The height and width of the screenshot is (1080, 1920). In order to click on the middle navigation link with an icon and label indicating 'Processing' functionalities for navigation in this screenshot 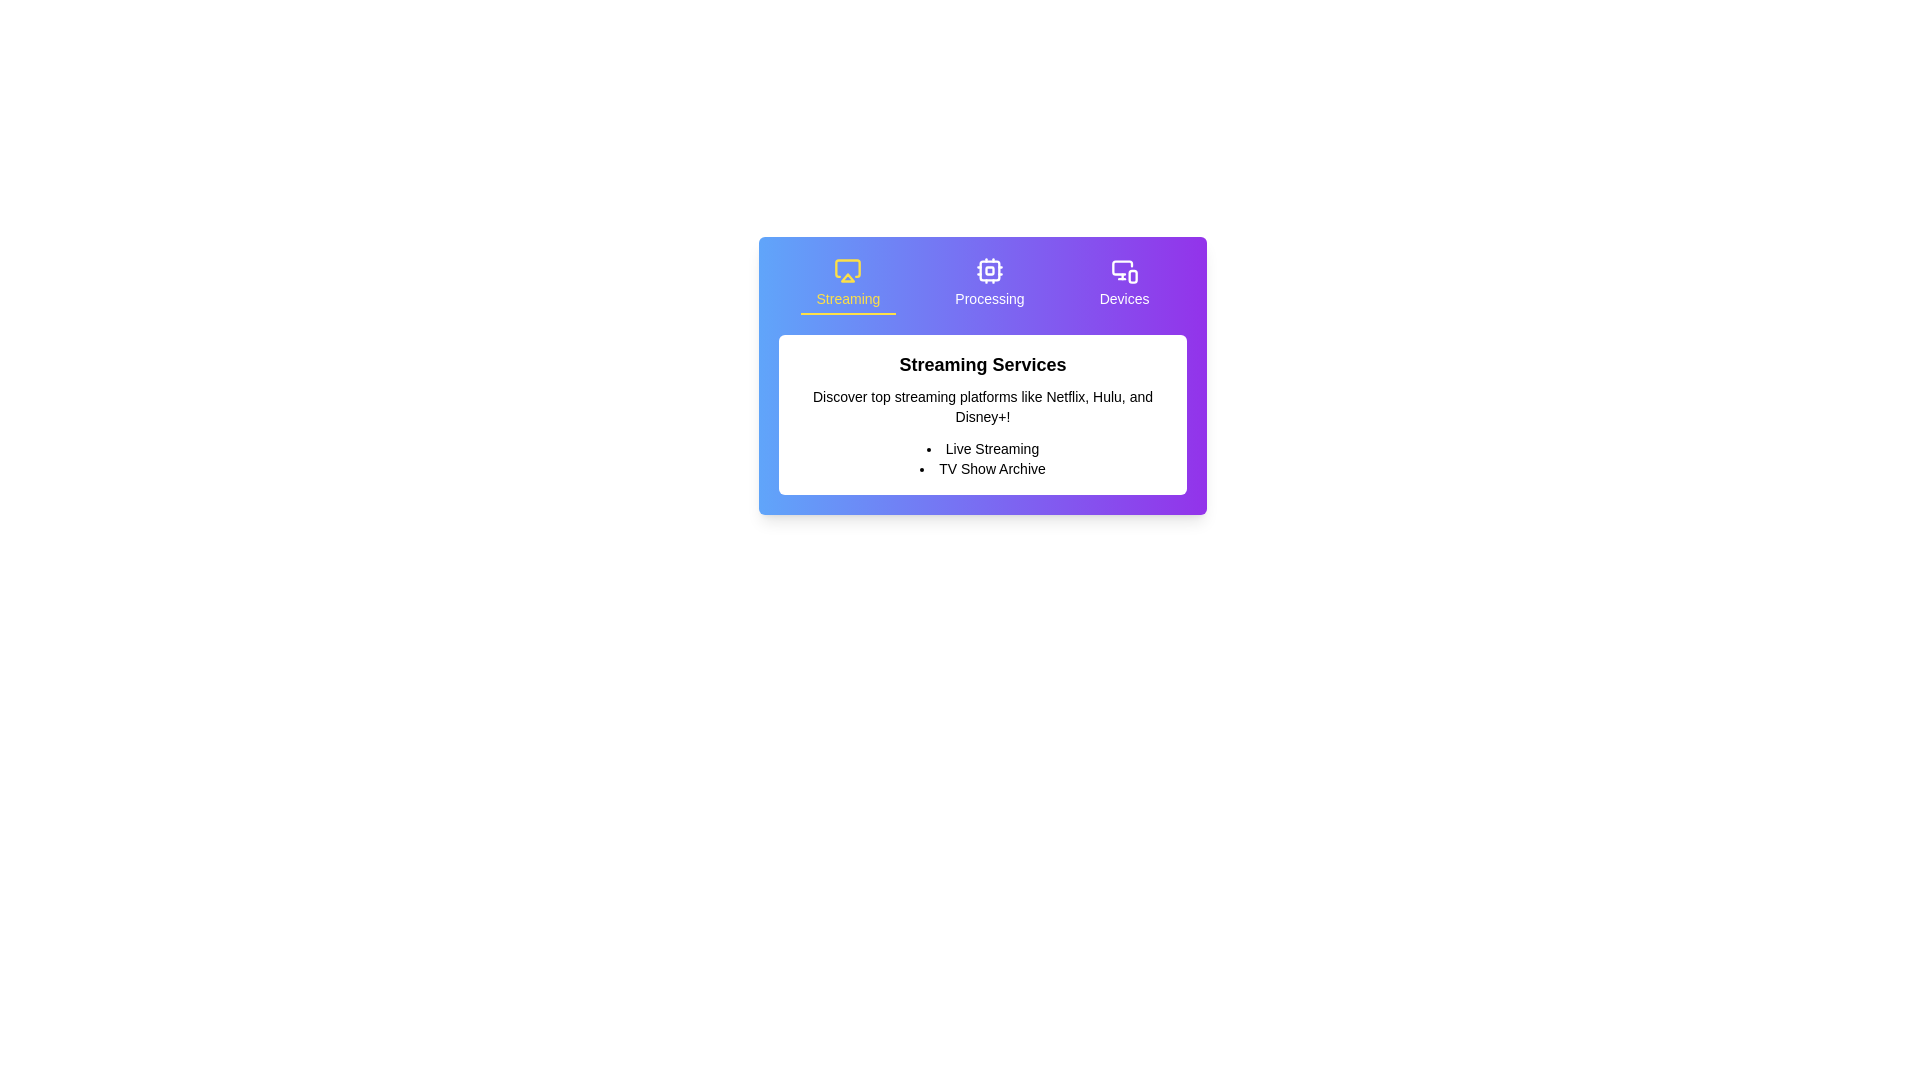, I will do `click(989, 282)`.